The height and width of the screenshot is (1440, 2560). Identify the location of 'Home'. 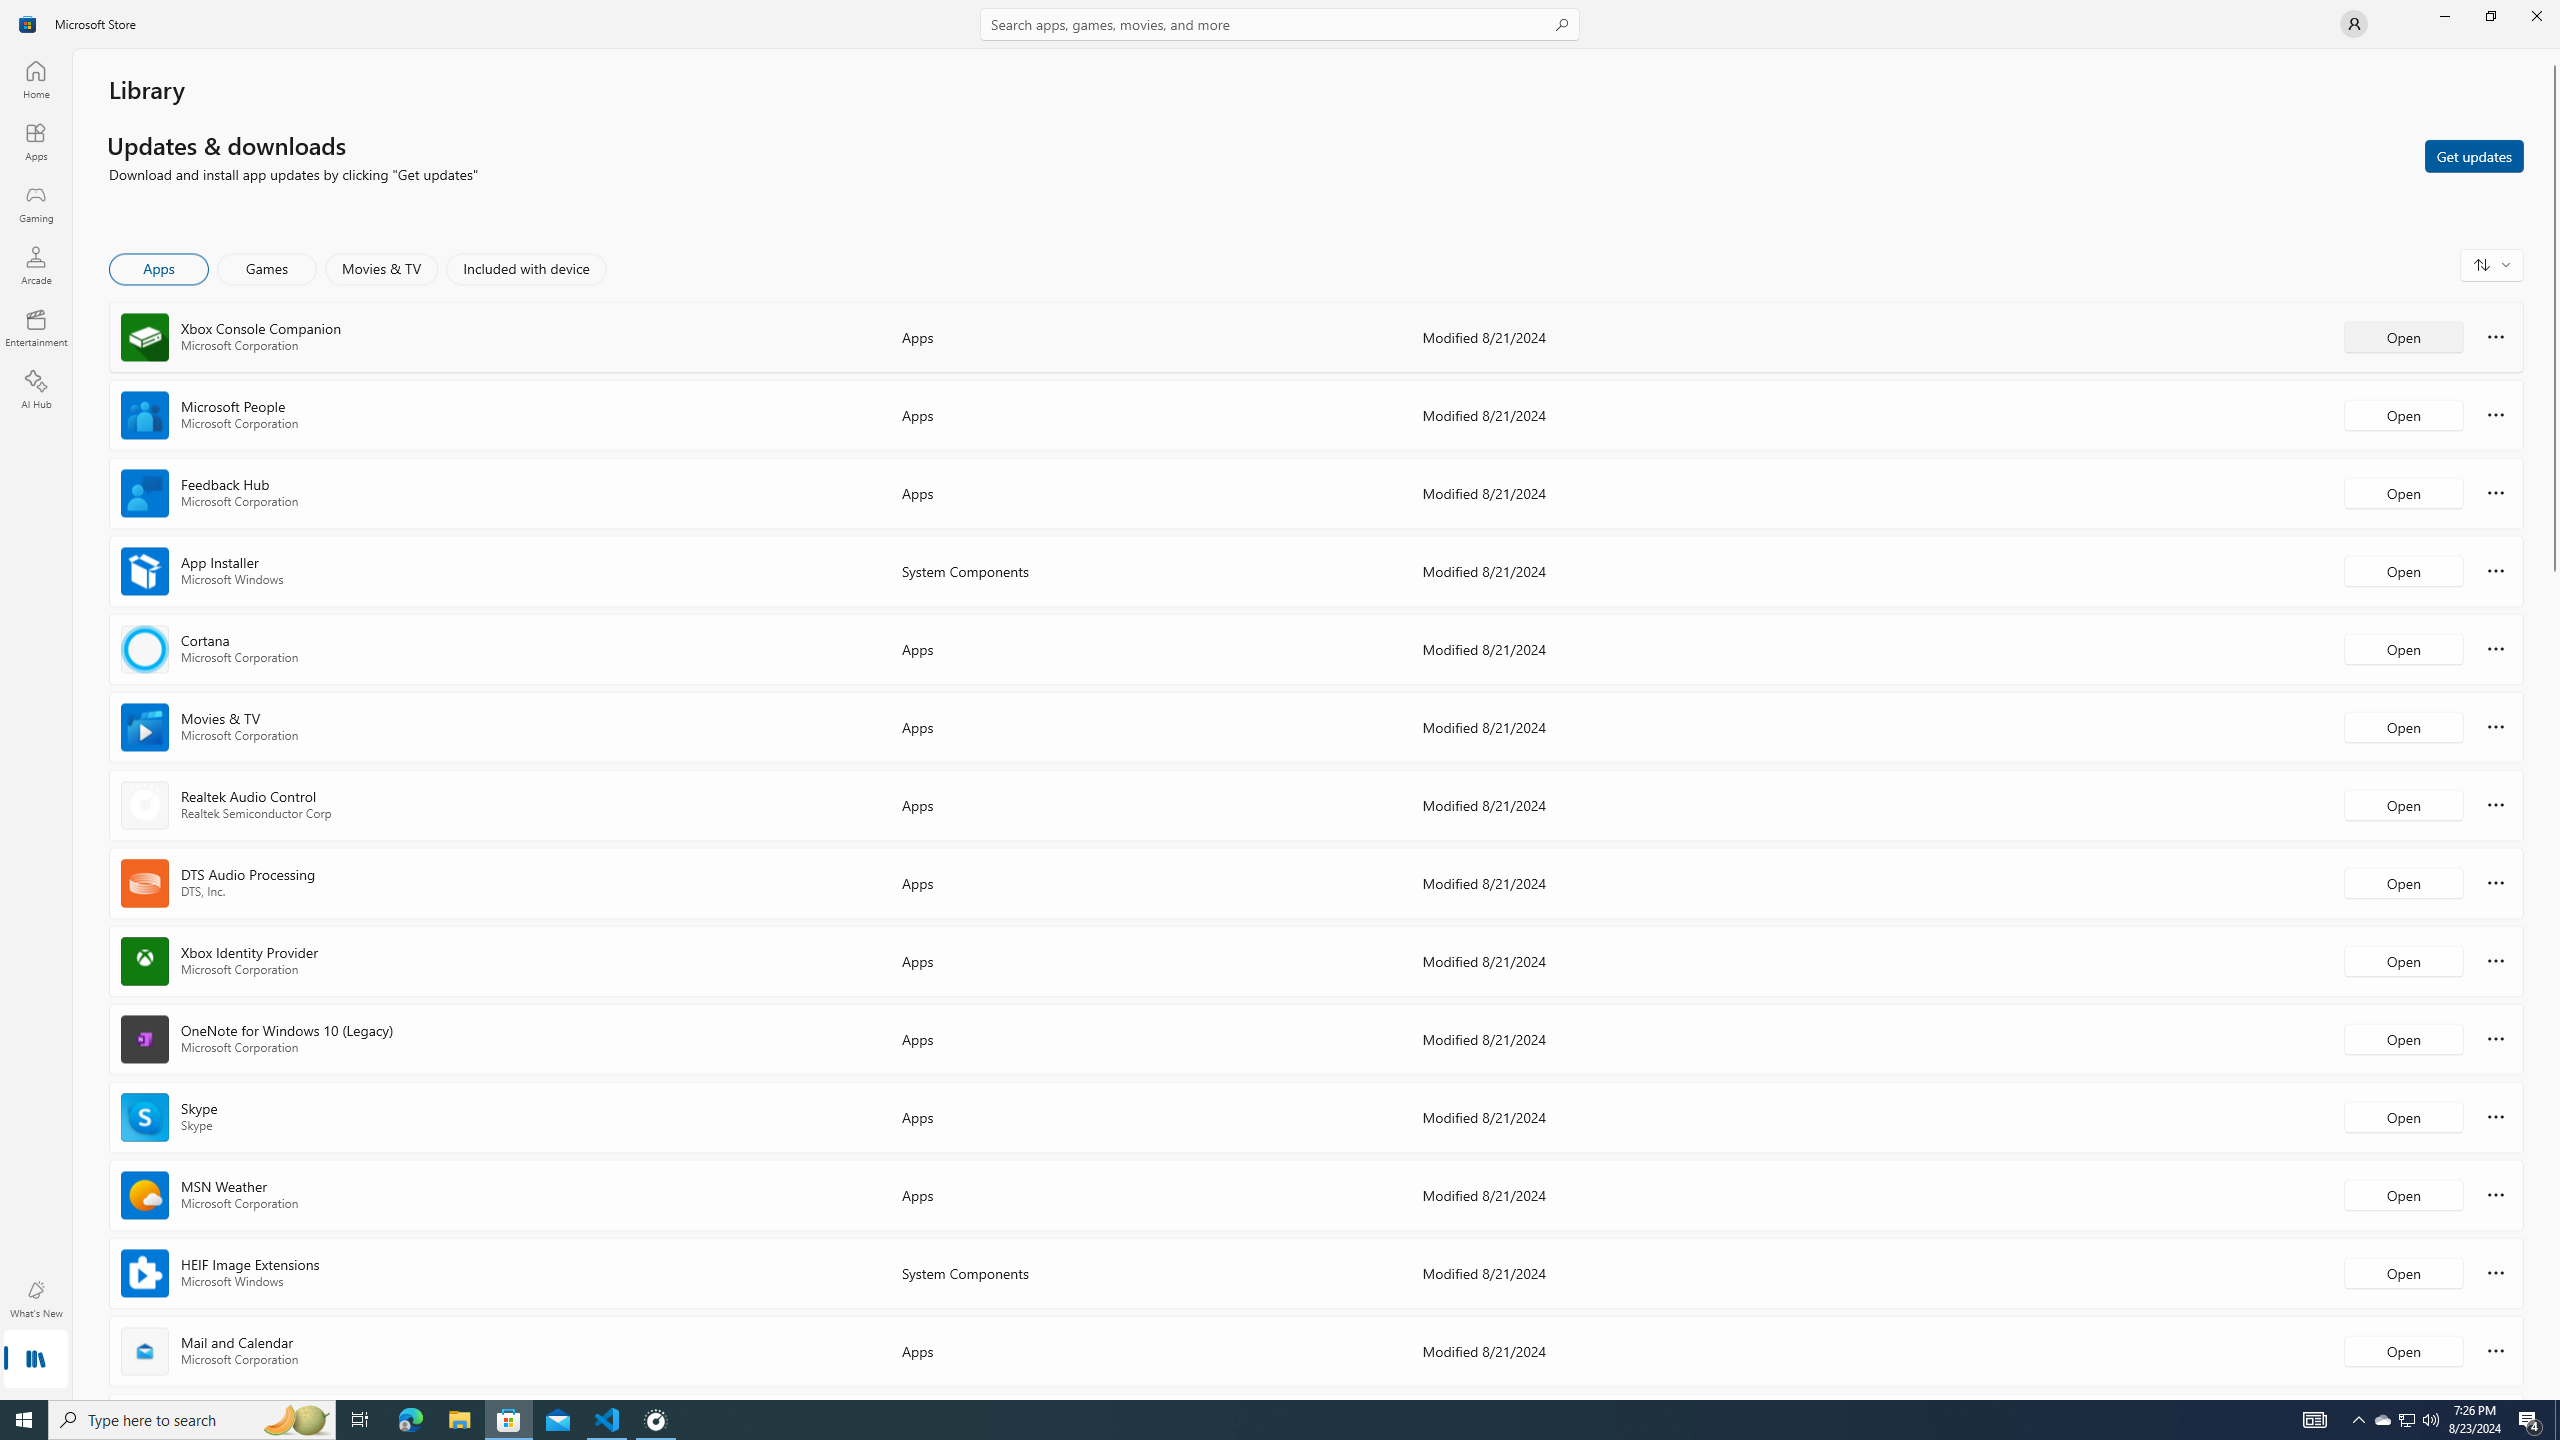
(34, 78).